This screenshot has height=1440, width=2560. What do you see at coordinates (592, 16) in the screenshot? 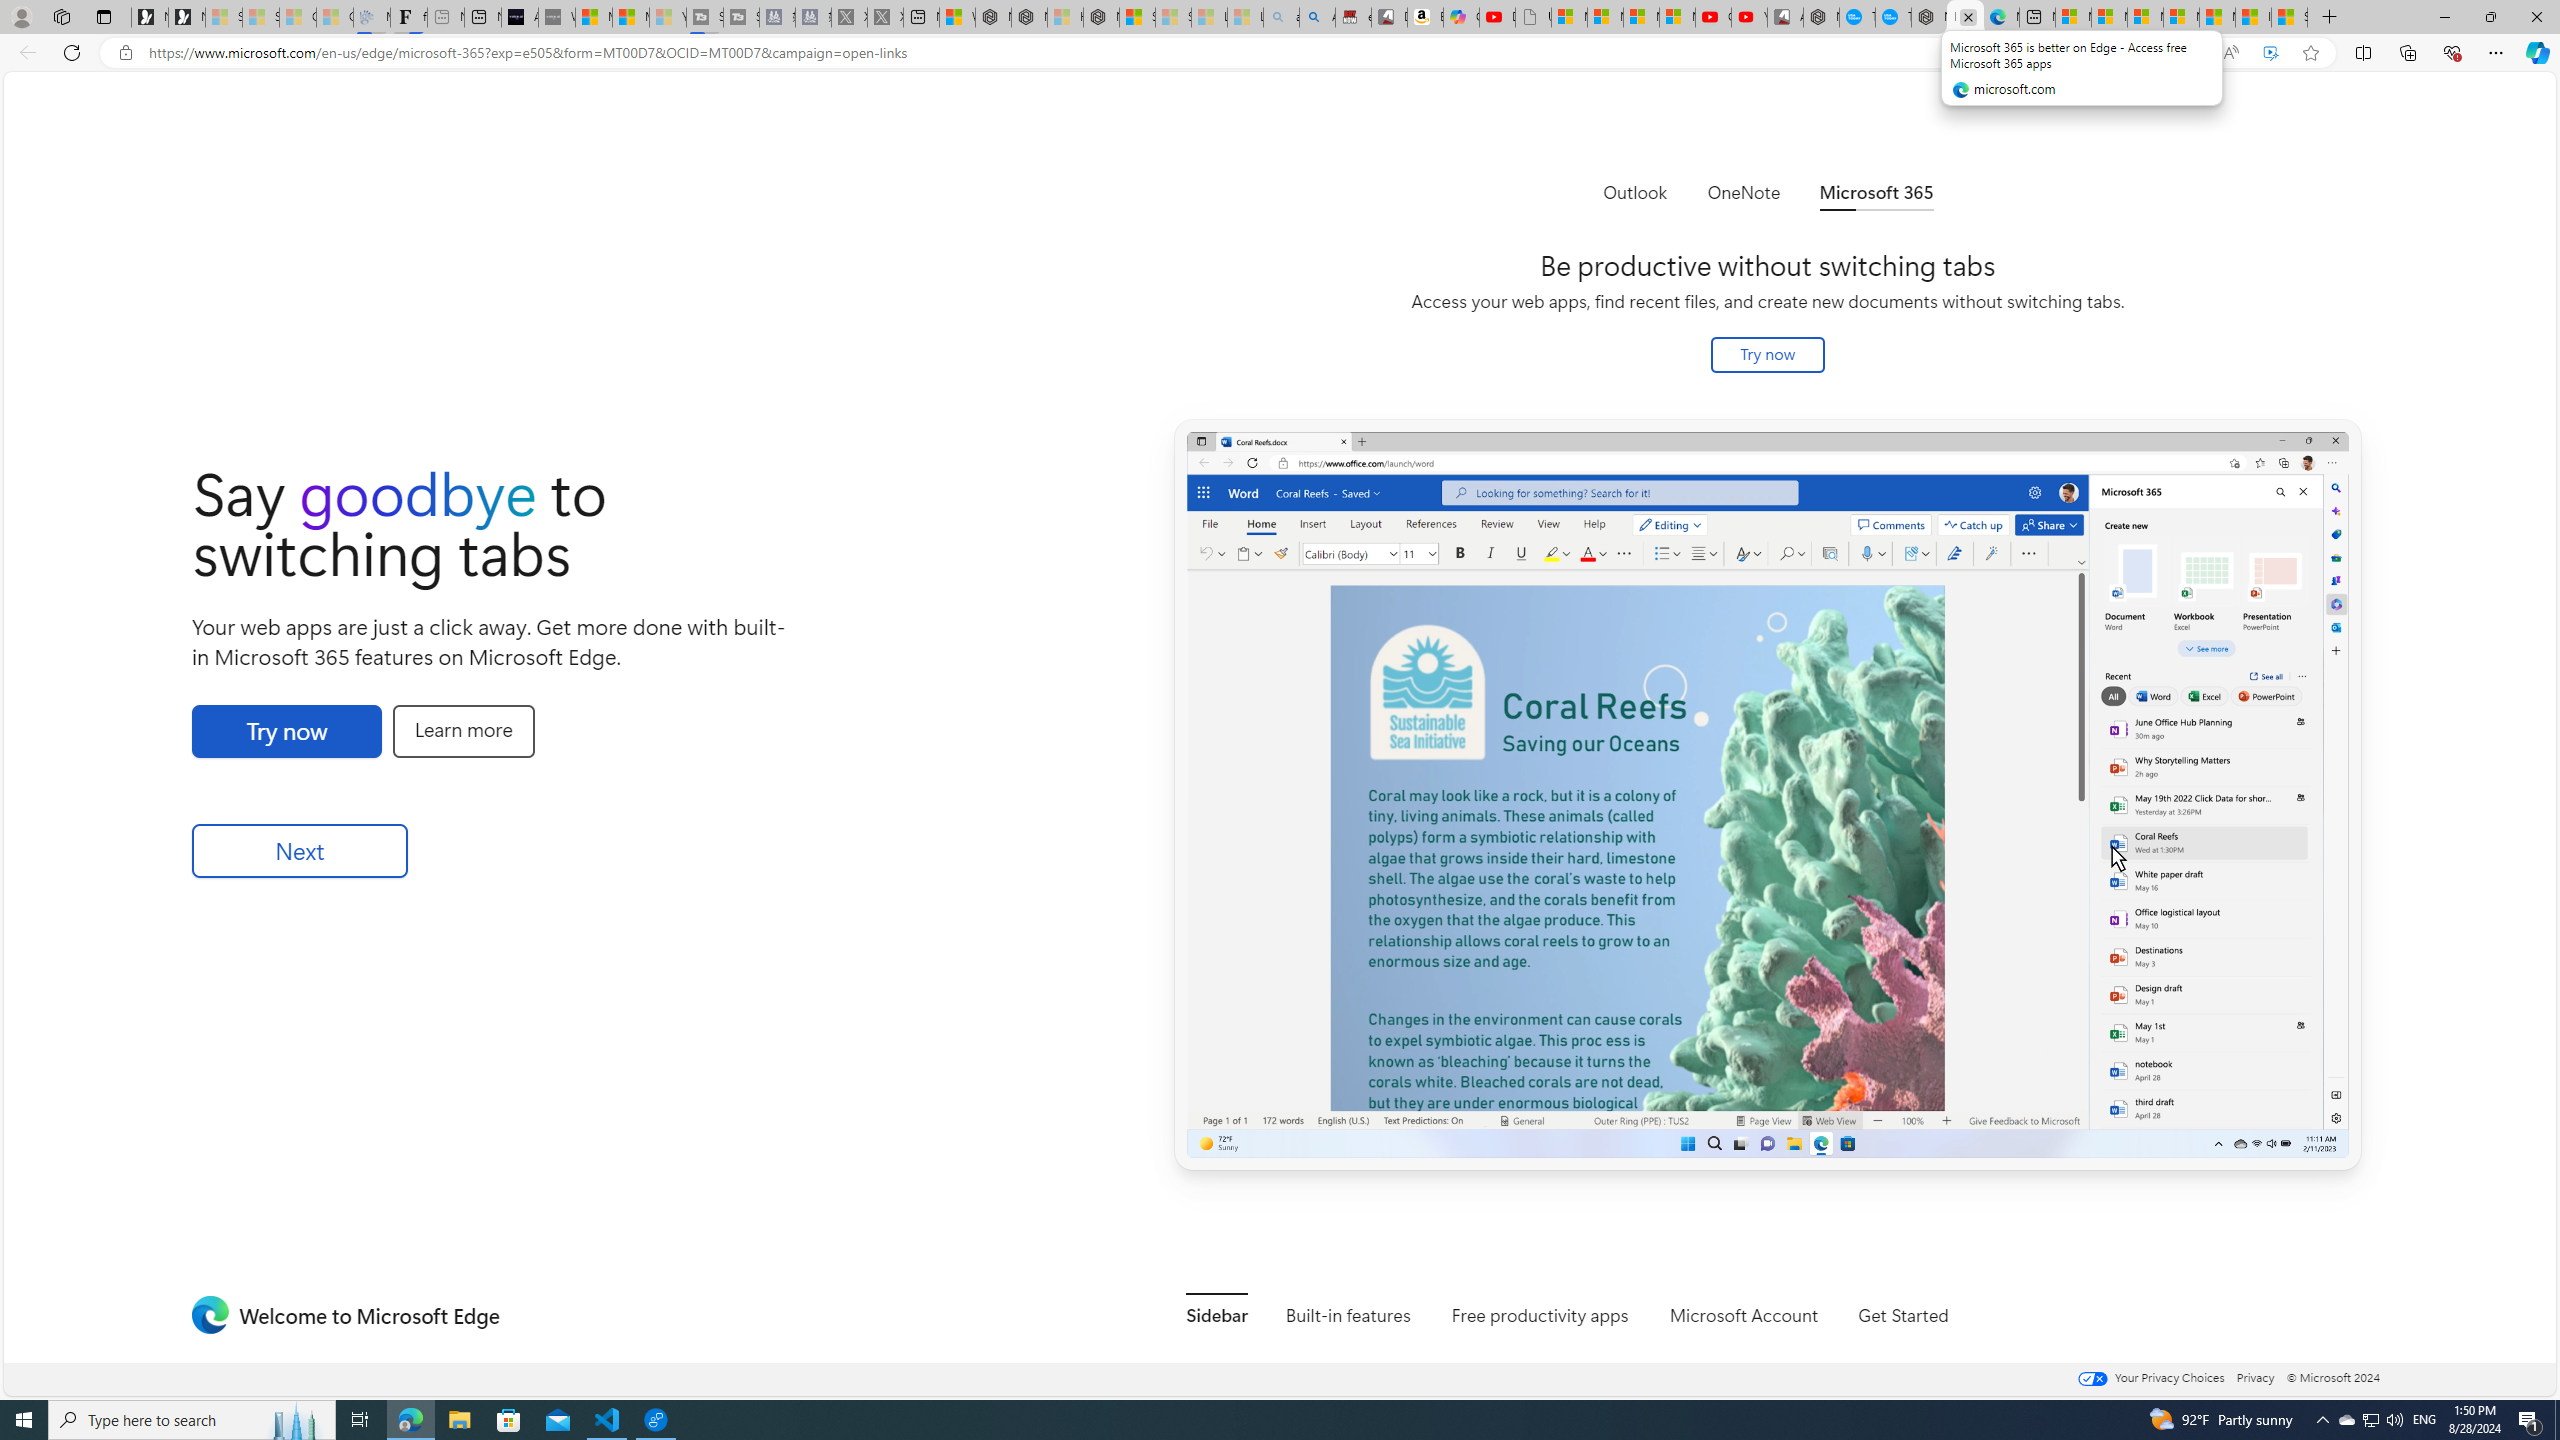
I see `'Microsoft Start Sports'` at bounding box center [592, 16].